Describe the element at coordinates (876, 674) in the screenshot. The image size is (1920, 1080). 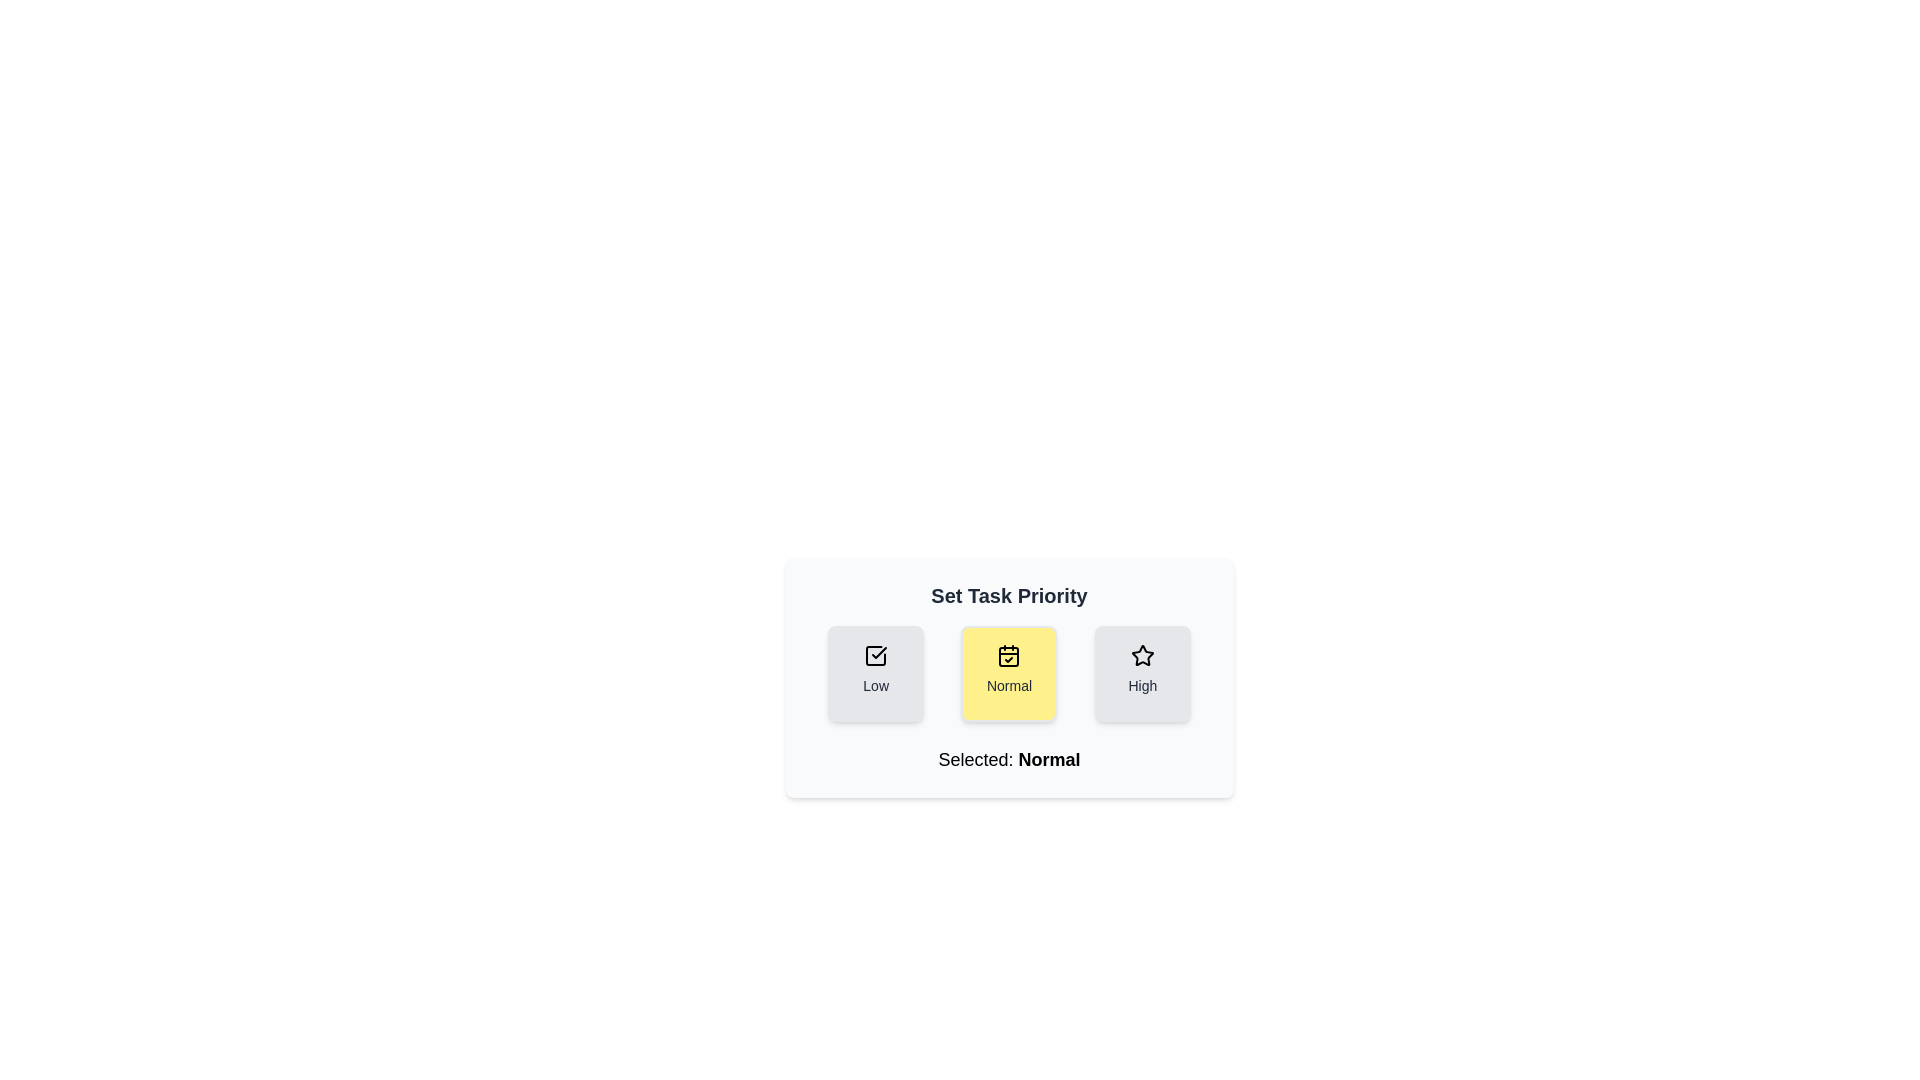
I see `the priority button labeled Low` at that location.